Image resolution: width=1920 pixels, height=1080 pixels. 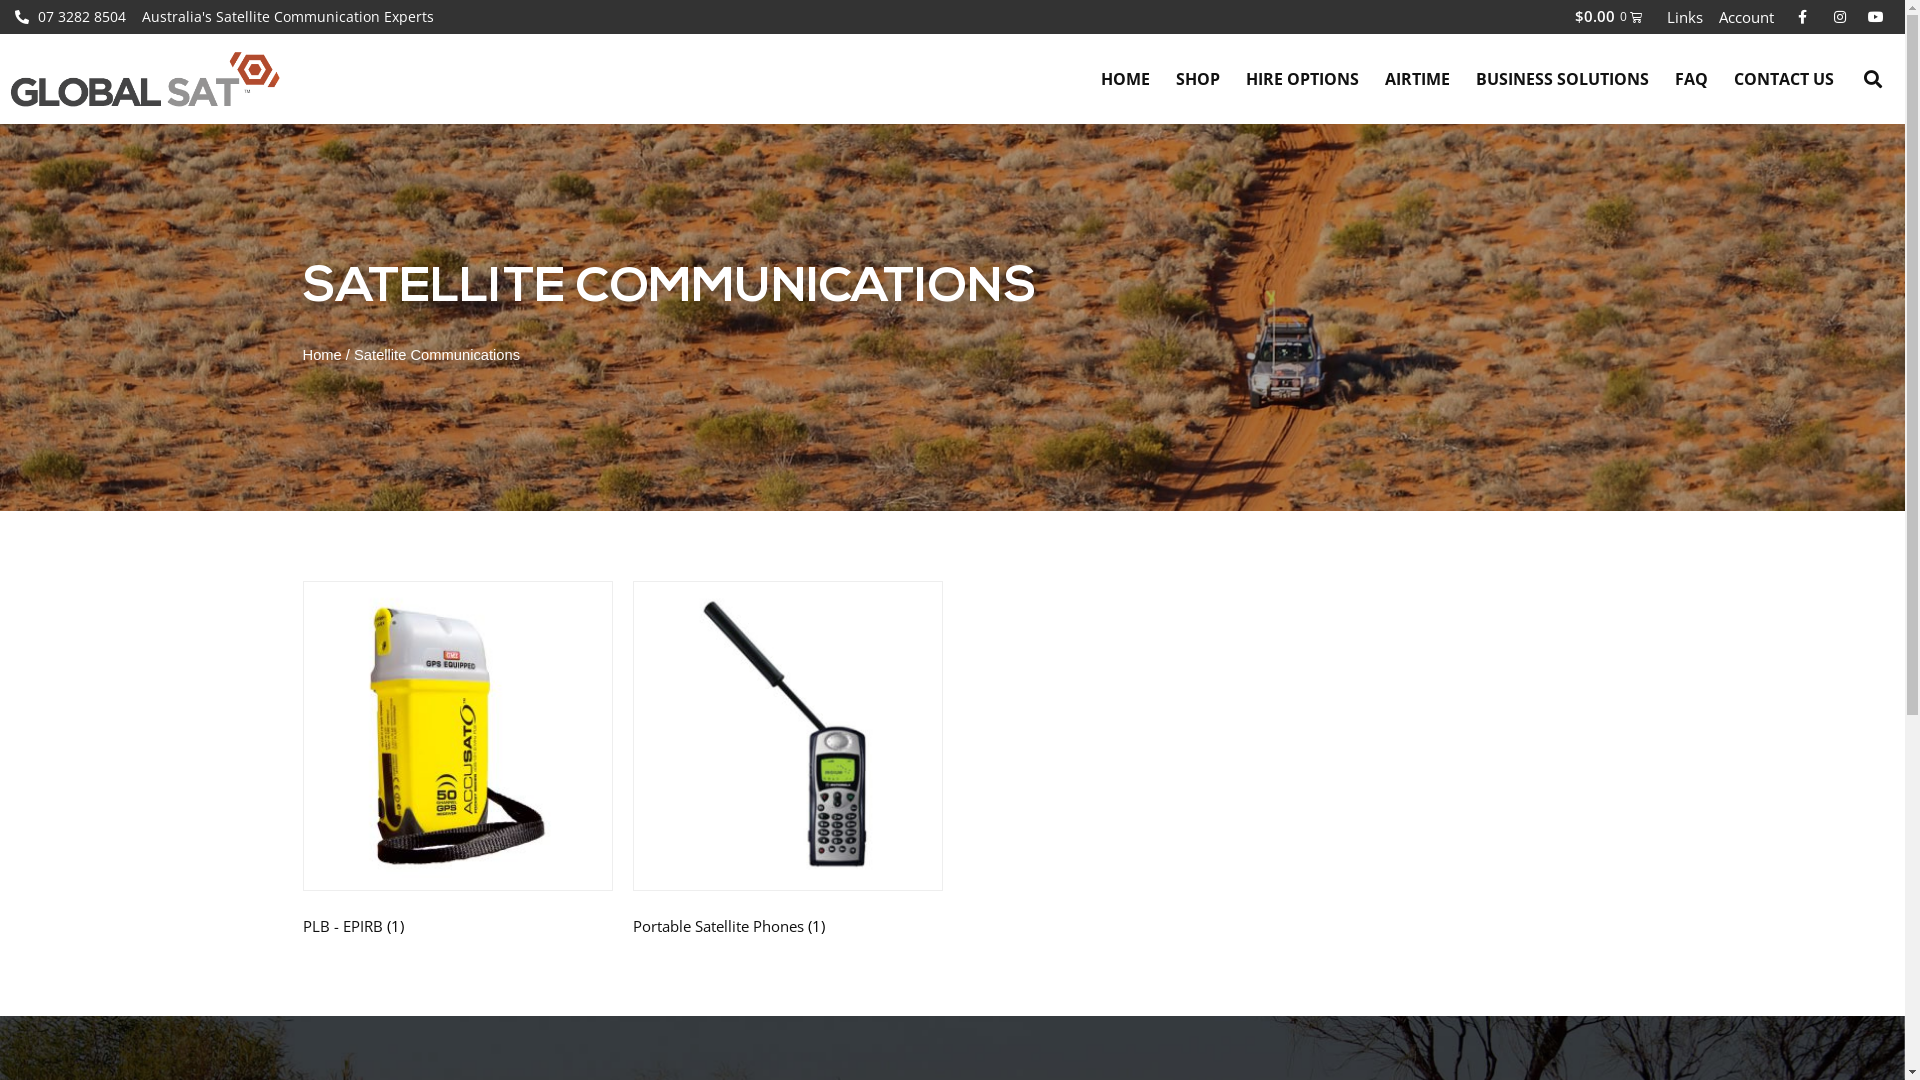 I want to click on 'CONTACT US', so click(x=1720, y=77).